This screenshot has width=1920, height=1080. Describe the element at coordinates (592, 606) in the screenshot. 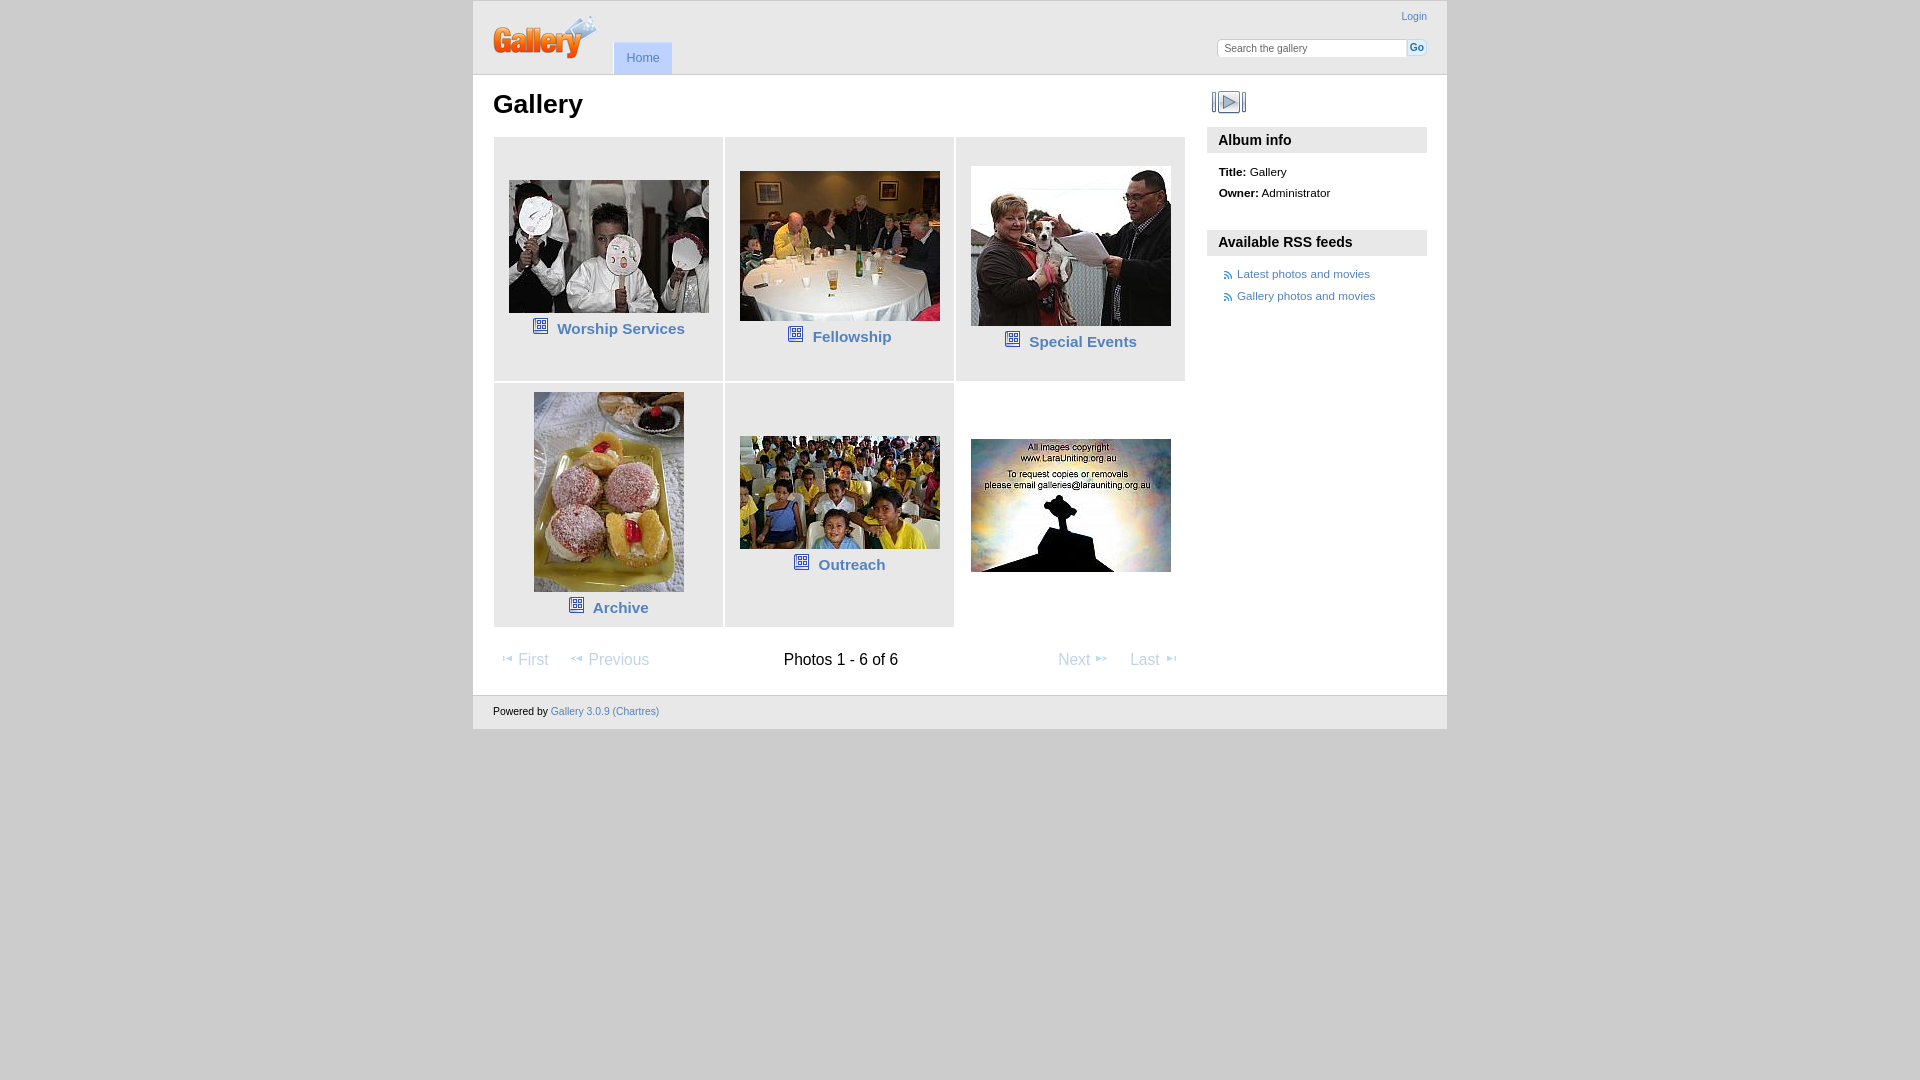

I see `'Archive'` at that location.